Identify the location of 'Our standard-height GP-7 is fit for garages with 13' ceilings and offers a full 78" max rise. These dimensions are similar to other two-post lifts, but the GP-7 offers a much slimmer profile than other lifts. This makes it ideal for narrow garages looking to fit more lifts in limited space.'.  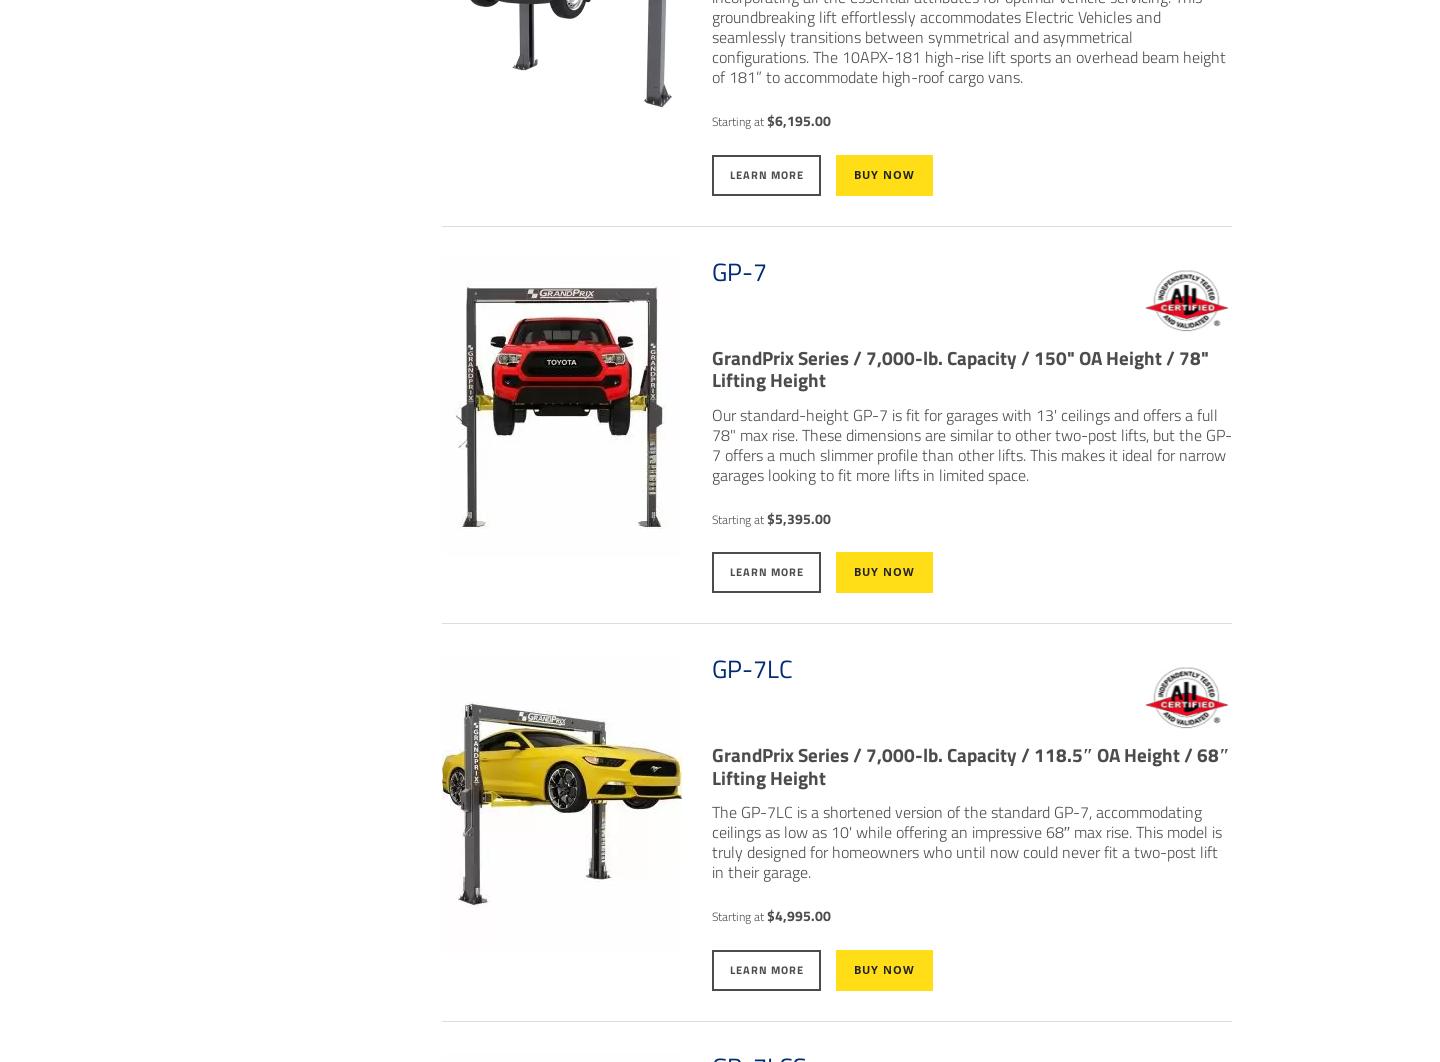
(969, 443).